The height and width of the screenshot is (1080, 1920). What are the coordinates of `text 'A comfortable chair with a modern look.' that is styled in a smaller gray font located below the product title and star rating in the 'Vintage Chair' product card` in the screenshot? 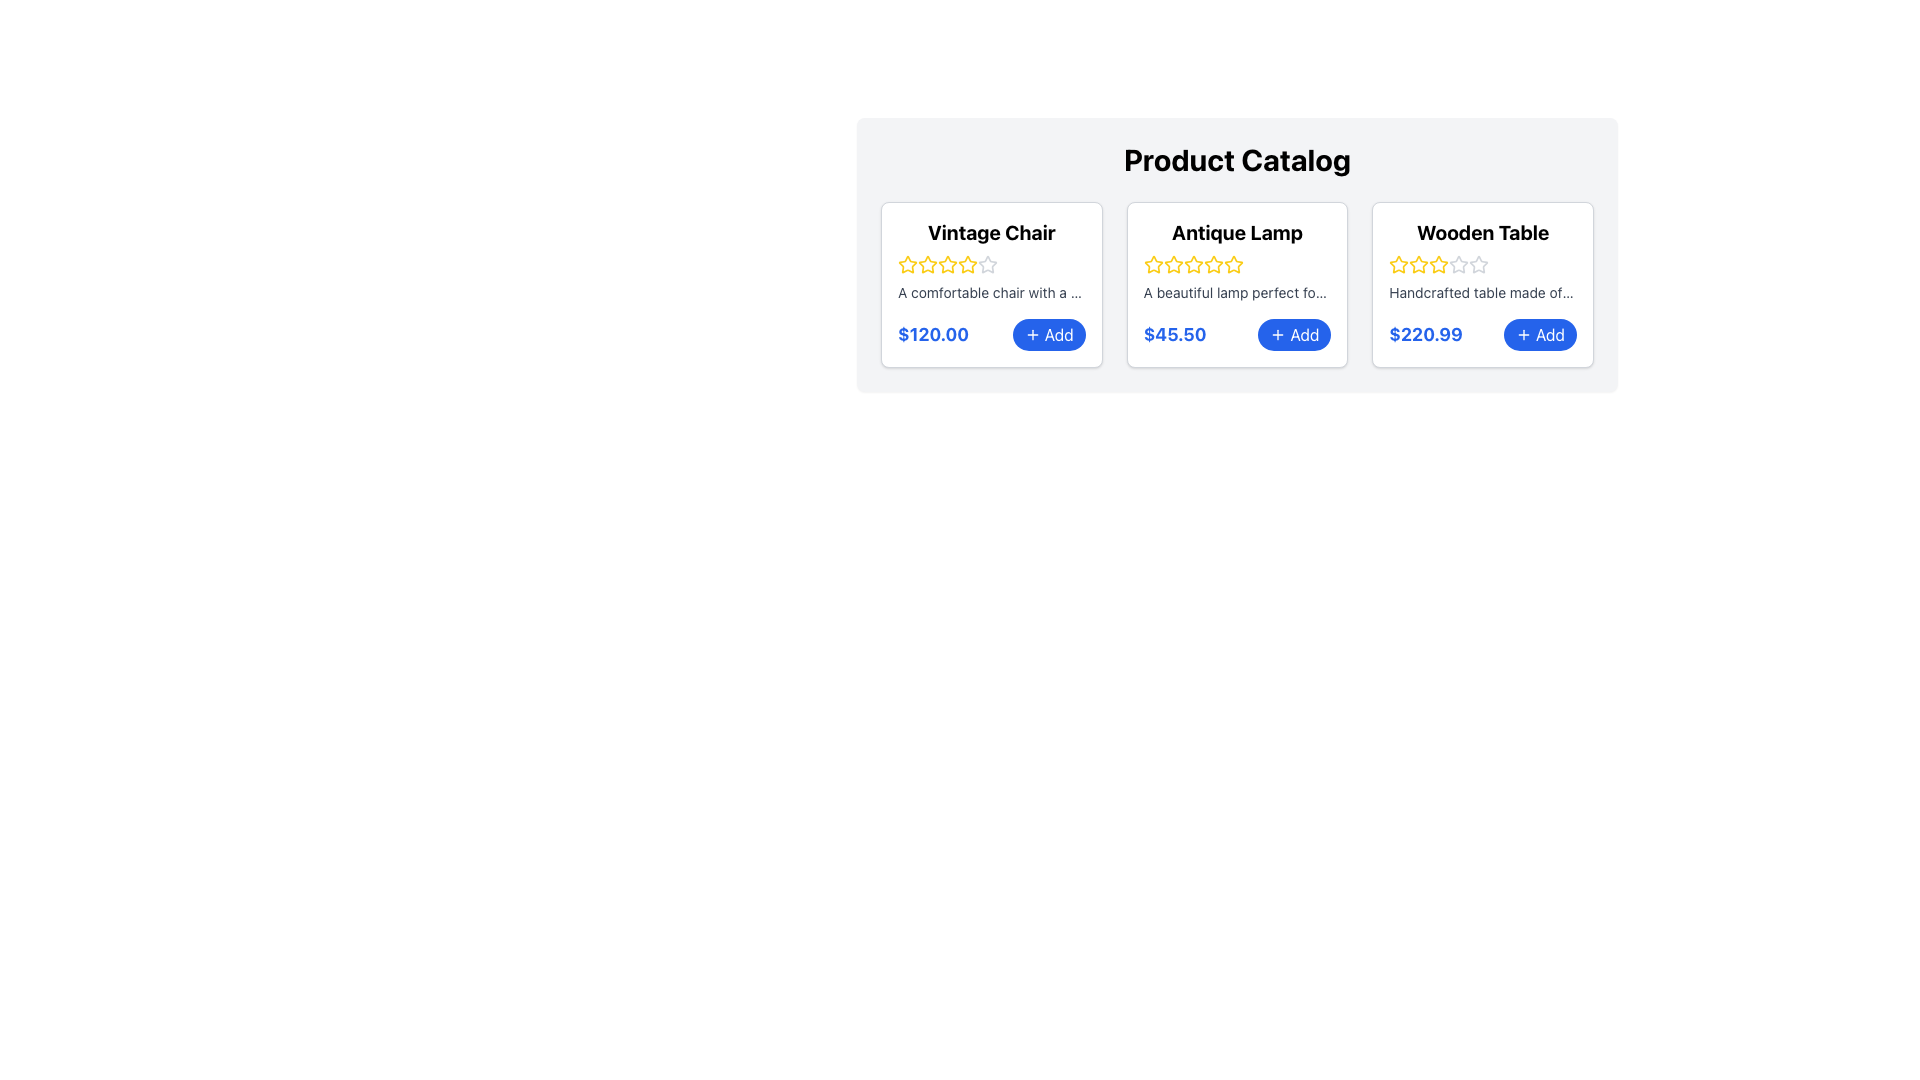 It's located at (991, 293).